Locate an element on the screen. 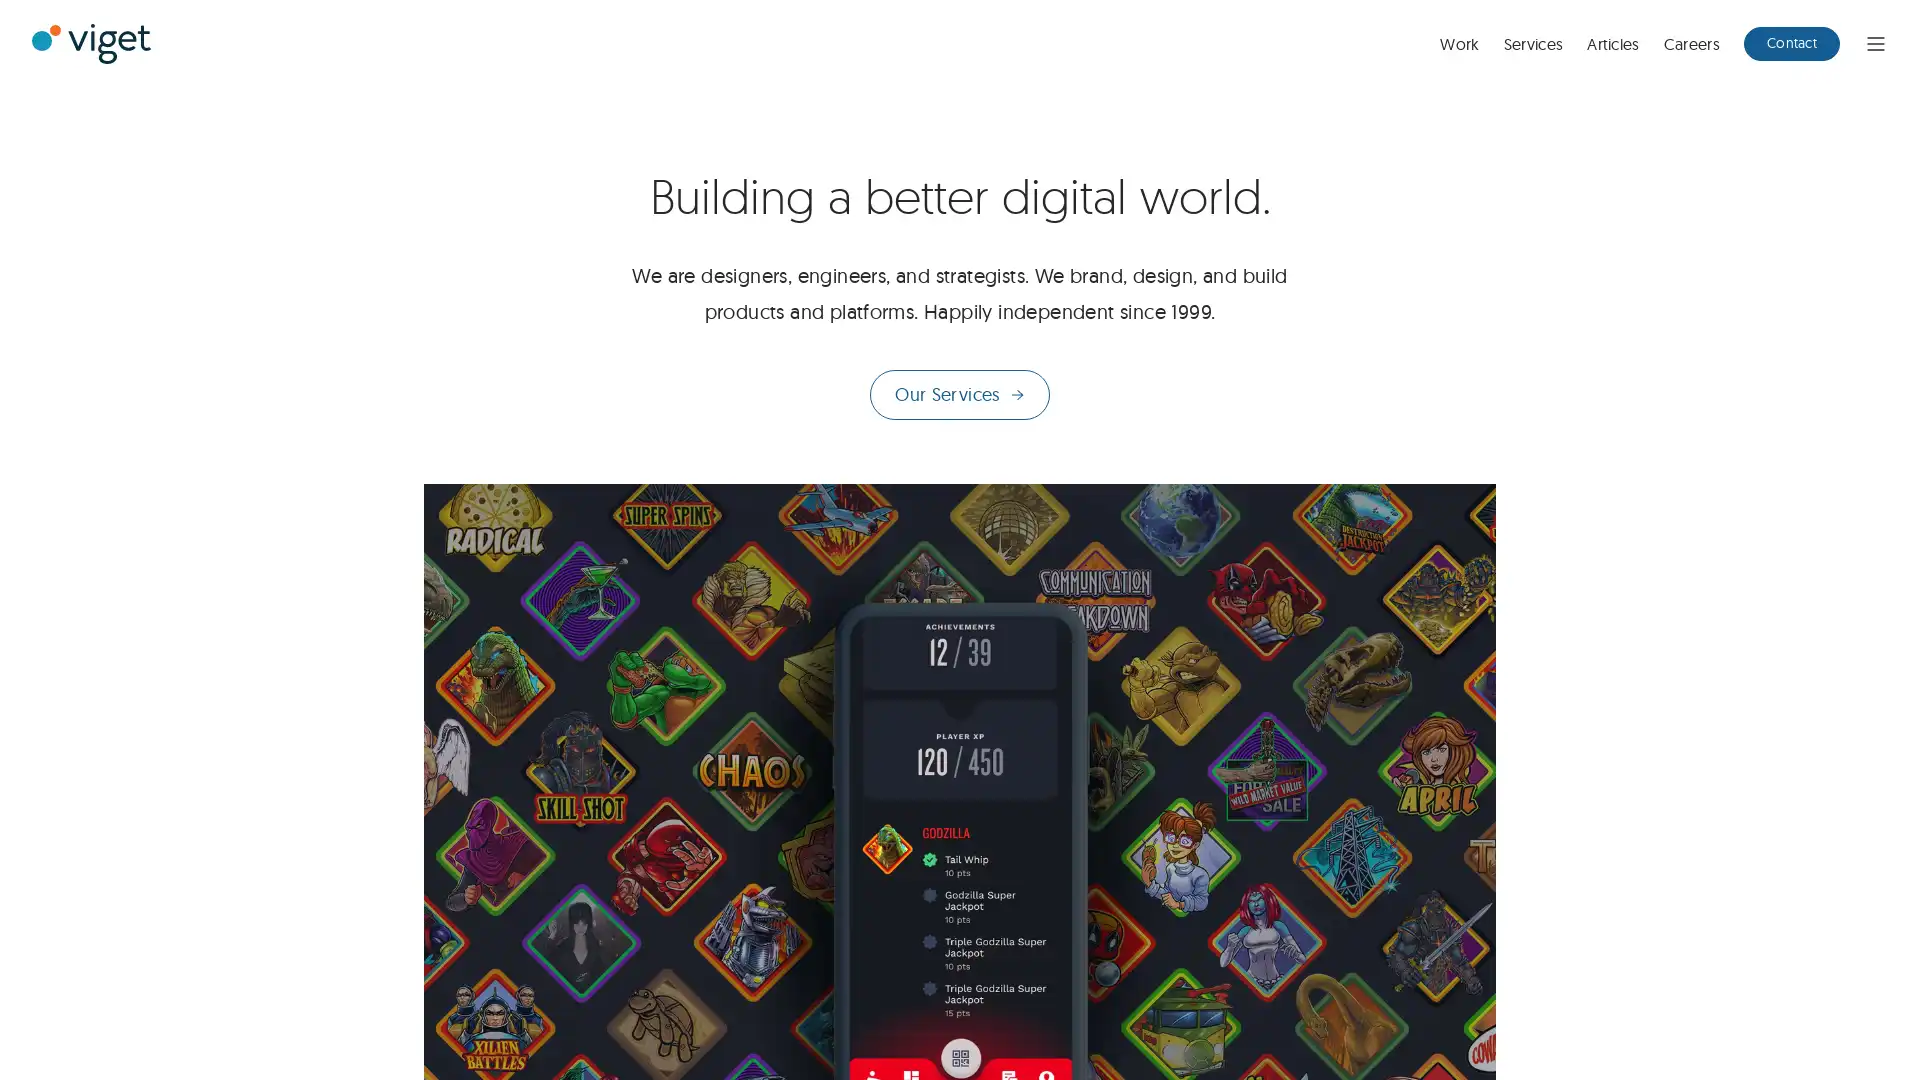 The width and height of the screenshot is (1920, 1080). Open Menu is located at coordinates (1875, 42).